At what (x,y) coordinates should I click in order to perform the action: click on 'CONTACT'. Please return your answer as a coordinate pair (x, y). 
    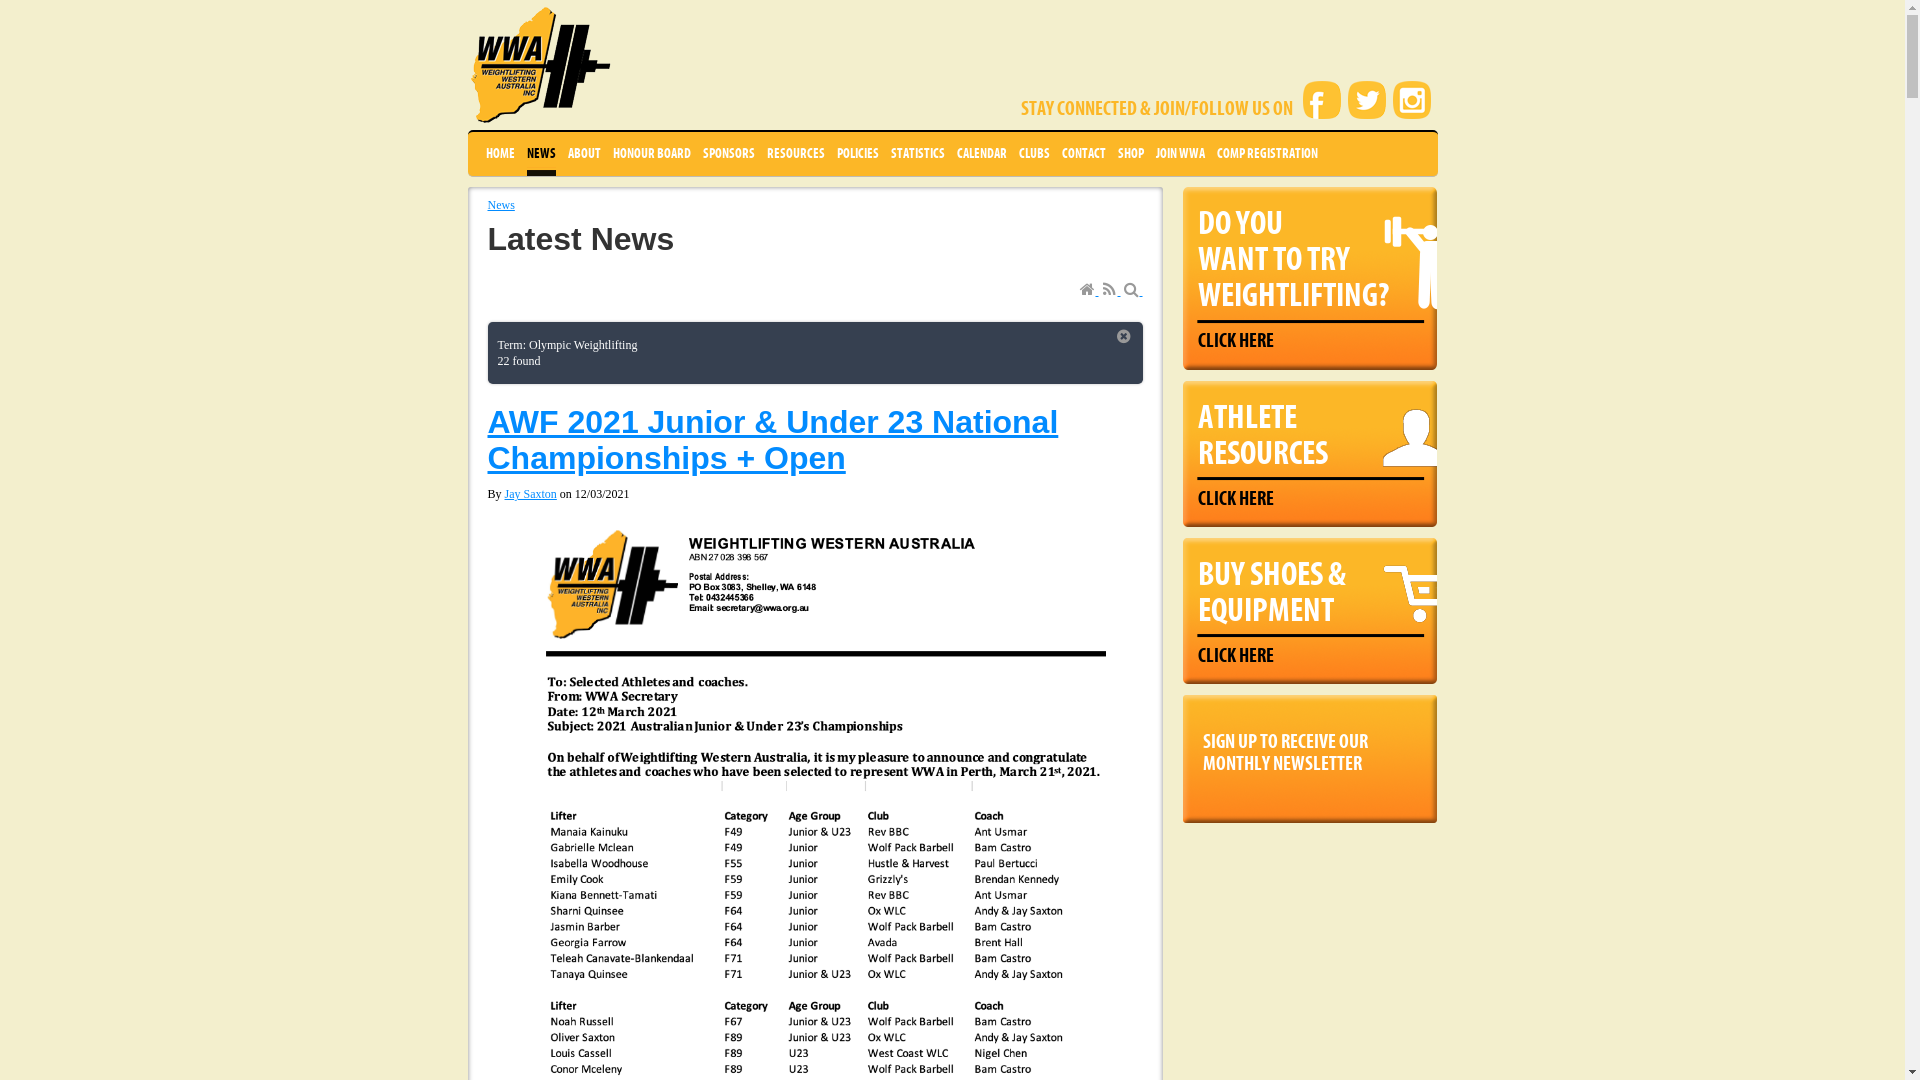
    Looking at the image, I should click on (1083, 153).